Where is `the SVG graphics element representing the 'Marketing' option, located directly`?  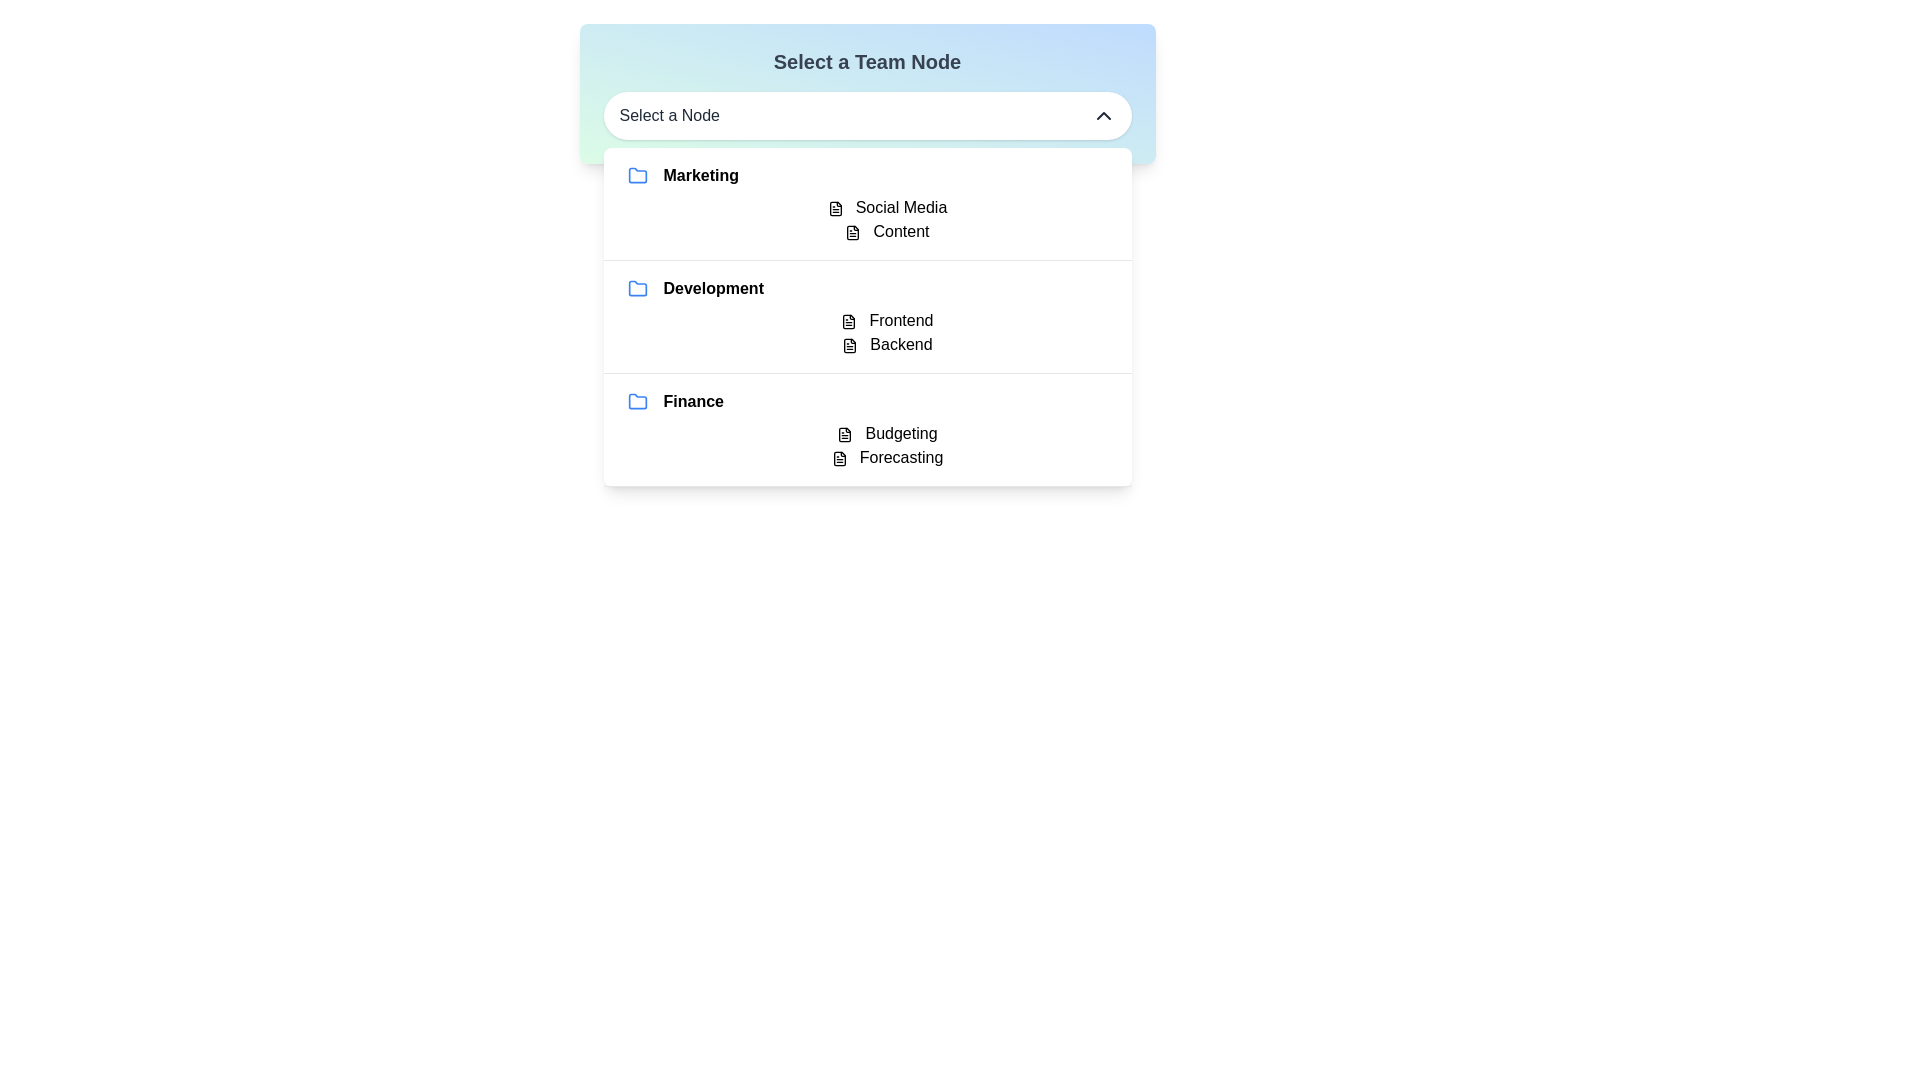 the SVG graphics element representing the 'Marketing' option, located directly is located at coordinates (636, 174).